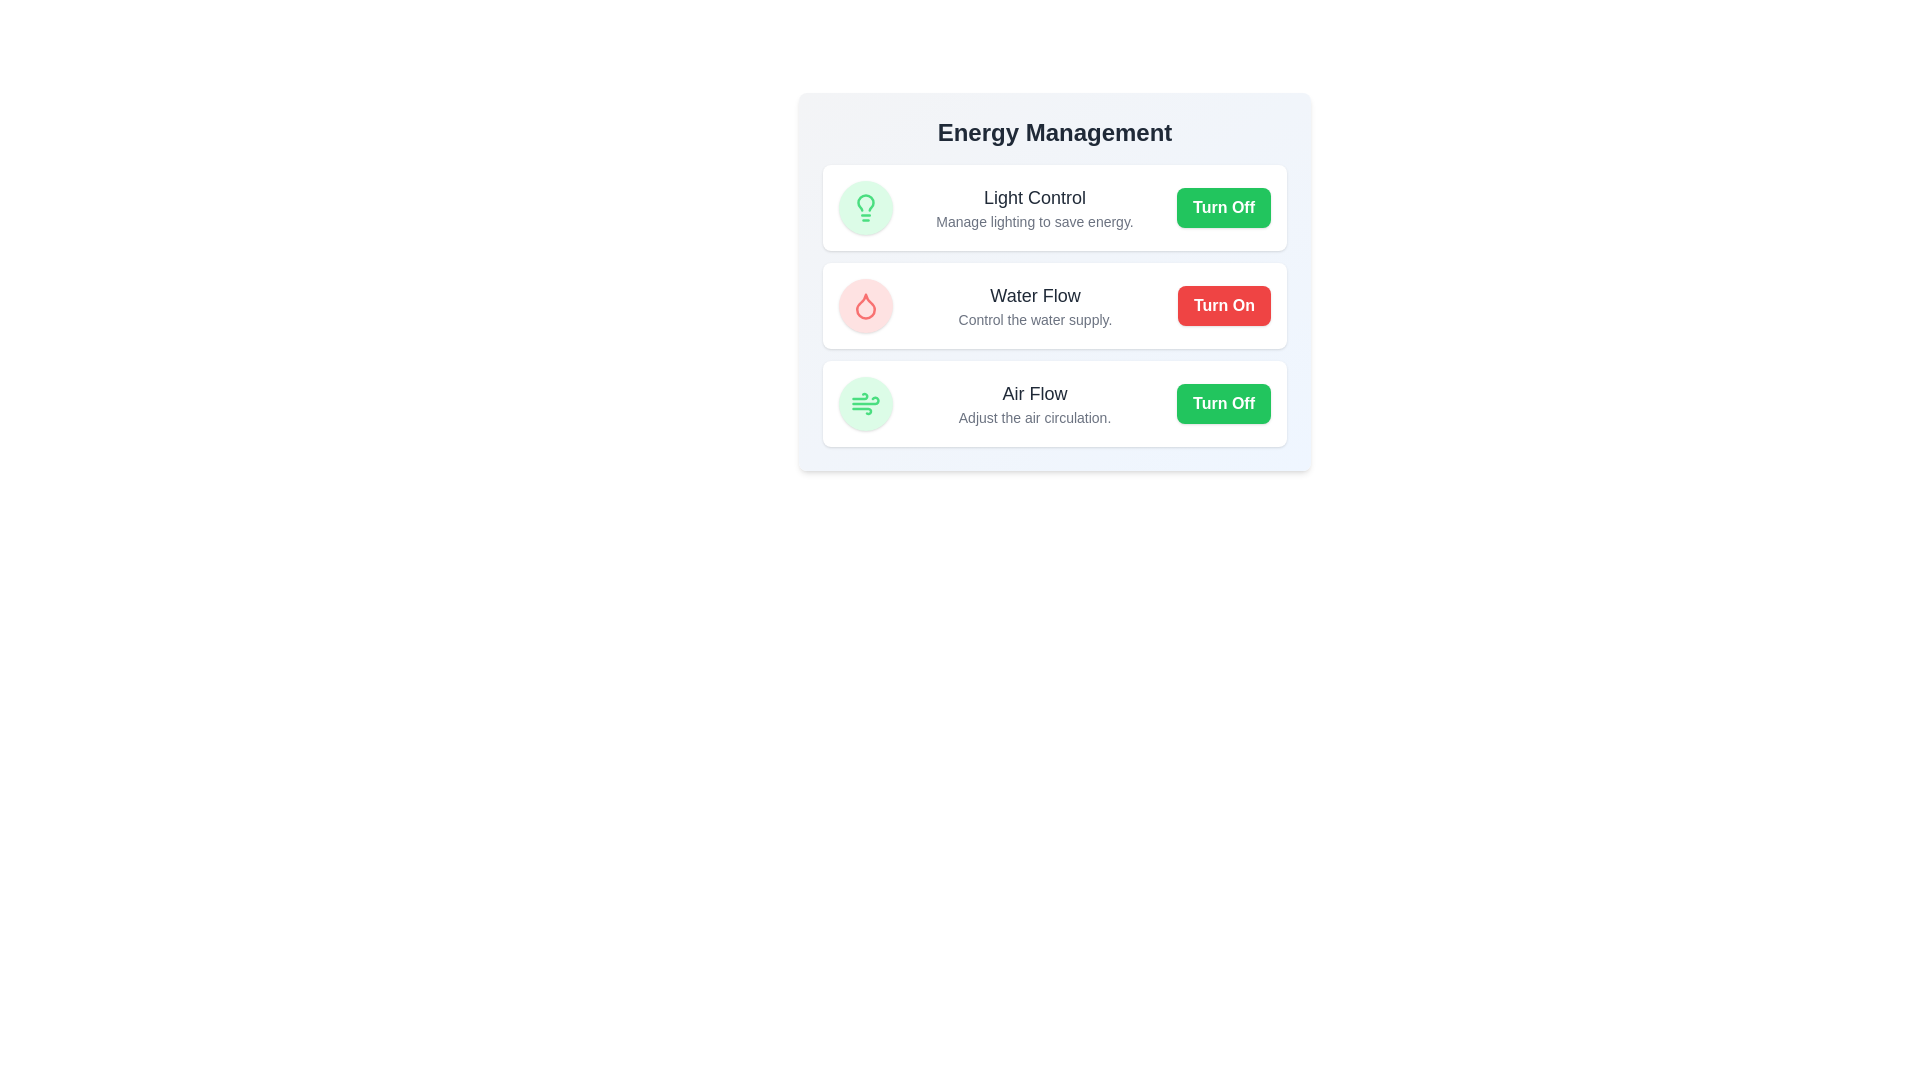 The height and width of the screenshot is (1080, 1920). I want to click on the text label that provides additional information related to the 'Water Flow' section, positioned directly below the 'Water Flow' text in the 'Energy Management' interface, so click(1035, 319).